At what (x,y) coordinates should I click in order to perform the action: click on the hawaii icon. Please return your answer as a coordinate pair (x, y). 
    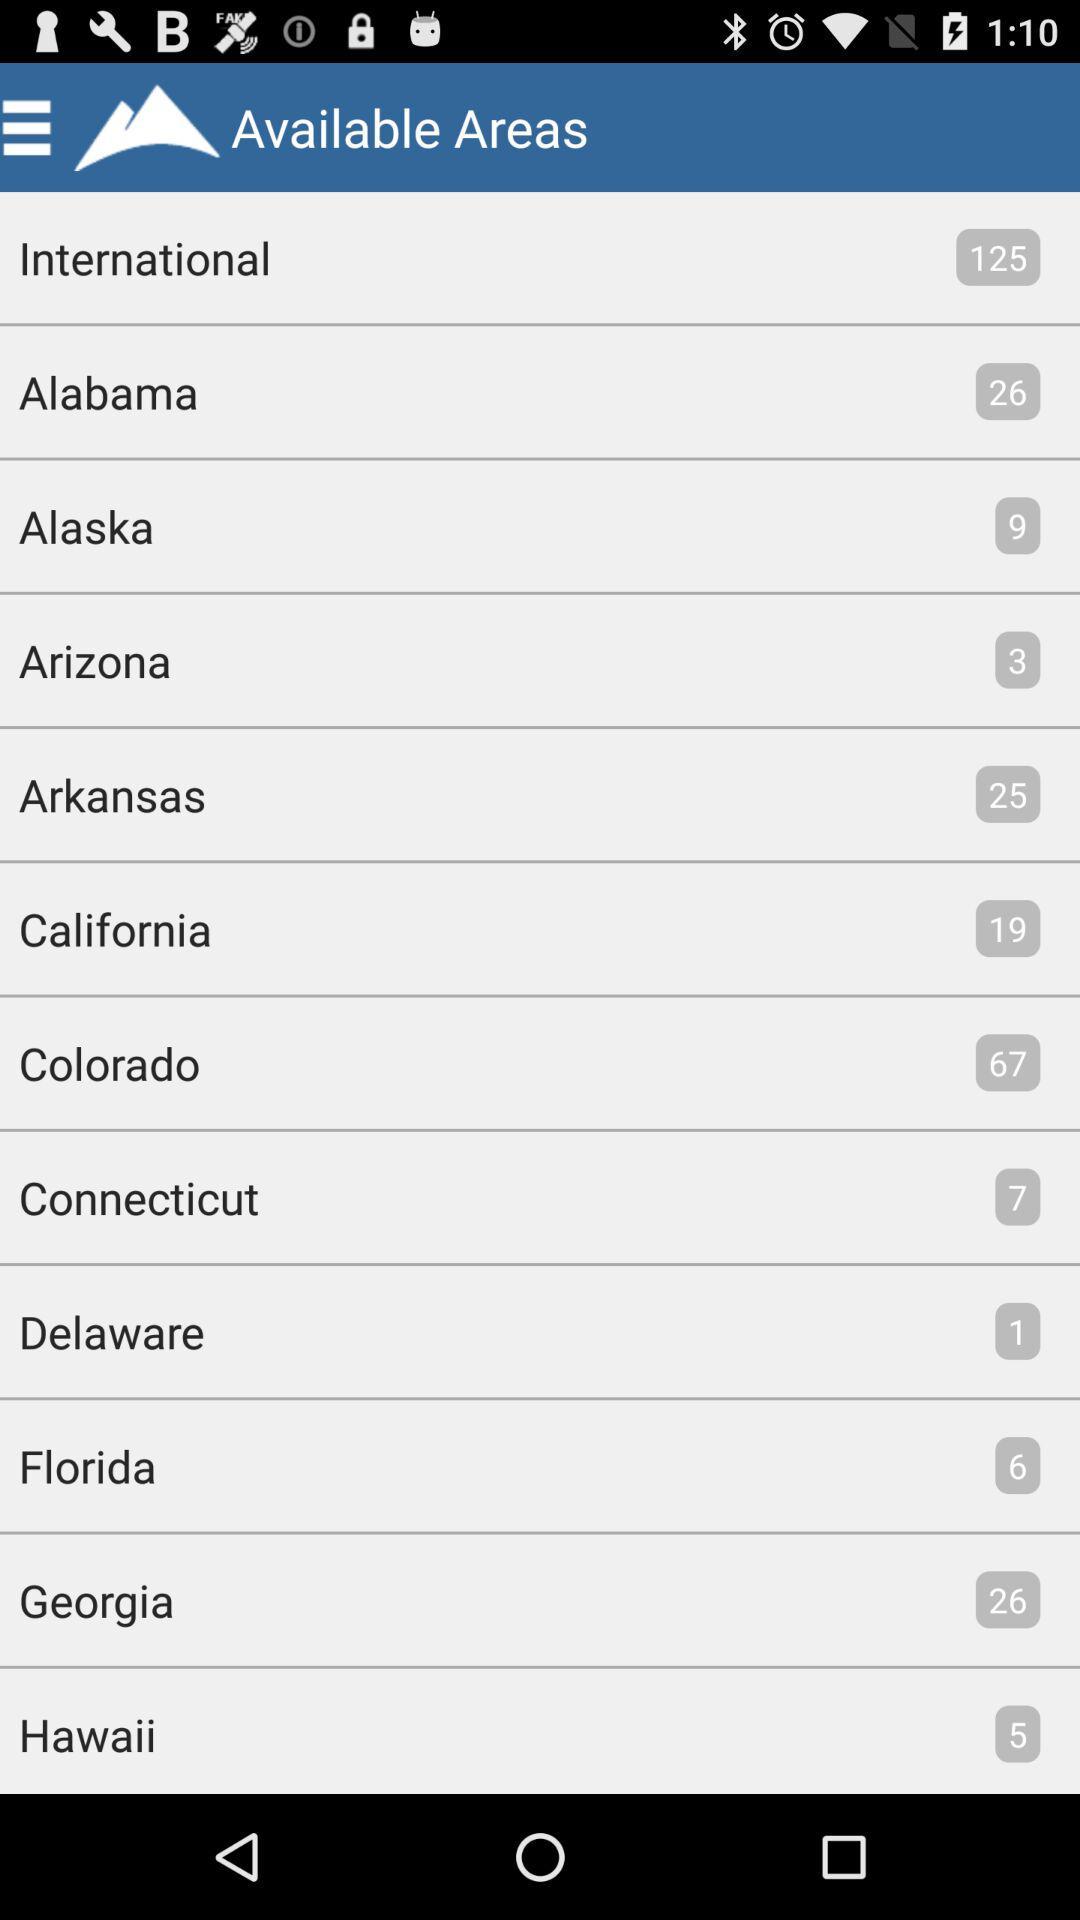
    Looking at the image, I should click on (77, 1730).